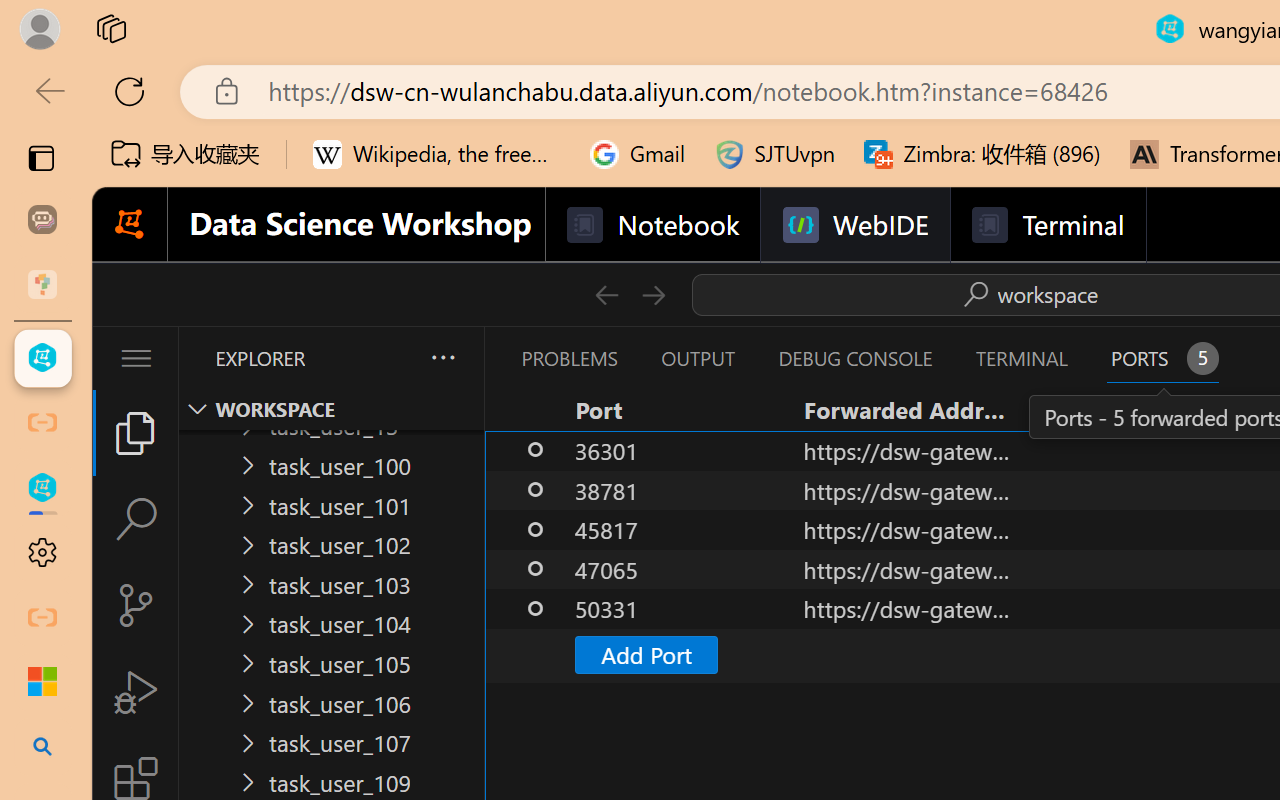  Describe the element at coordinates (696, 358) in the screenshot. I see `'Output (Ctrl+Shift+U)'` at that location.